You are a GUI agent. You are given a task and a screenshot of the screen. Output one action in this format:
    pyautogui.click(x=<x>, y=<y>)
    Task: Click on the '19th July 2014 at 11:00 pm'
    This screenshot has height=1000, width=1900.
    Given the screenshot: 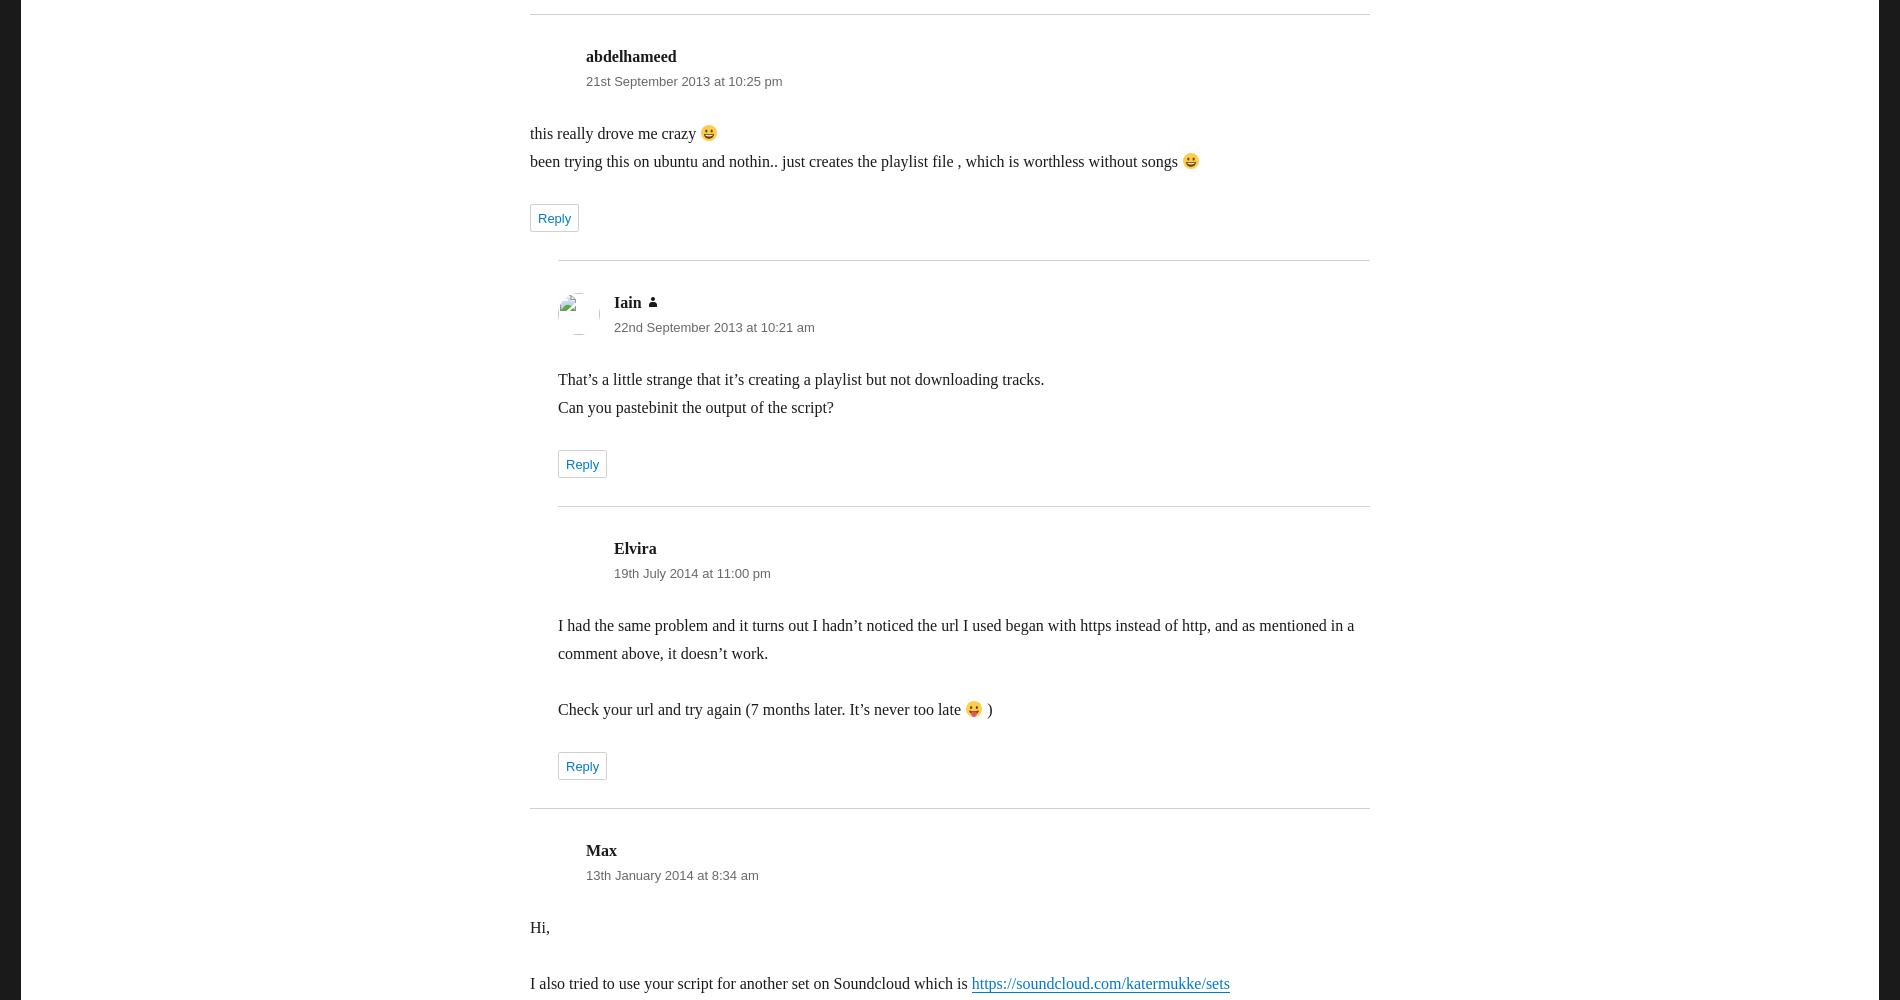 What is the action you would take?
    pyautogui.click(x=691, y=572)
    